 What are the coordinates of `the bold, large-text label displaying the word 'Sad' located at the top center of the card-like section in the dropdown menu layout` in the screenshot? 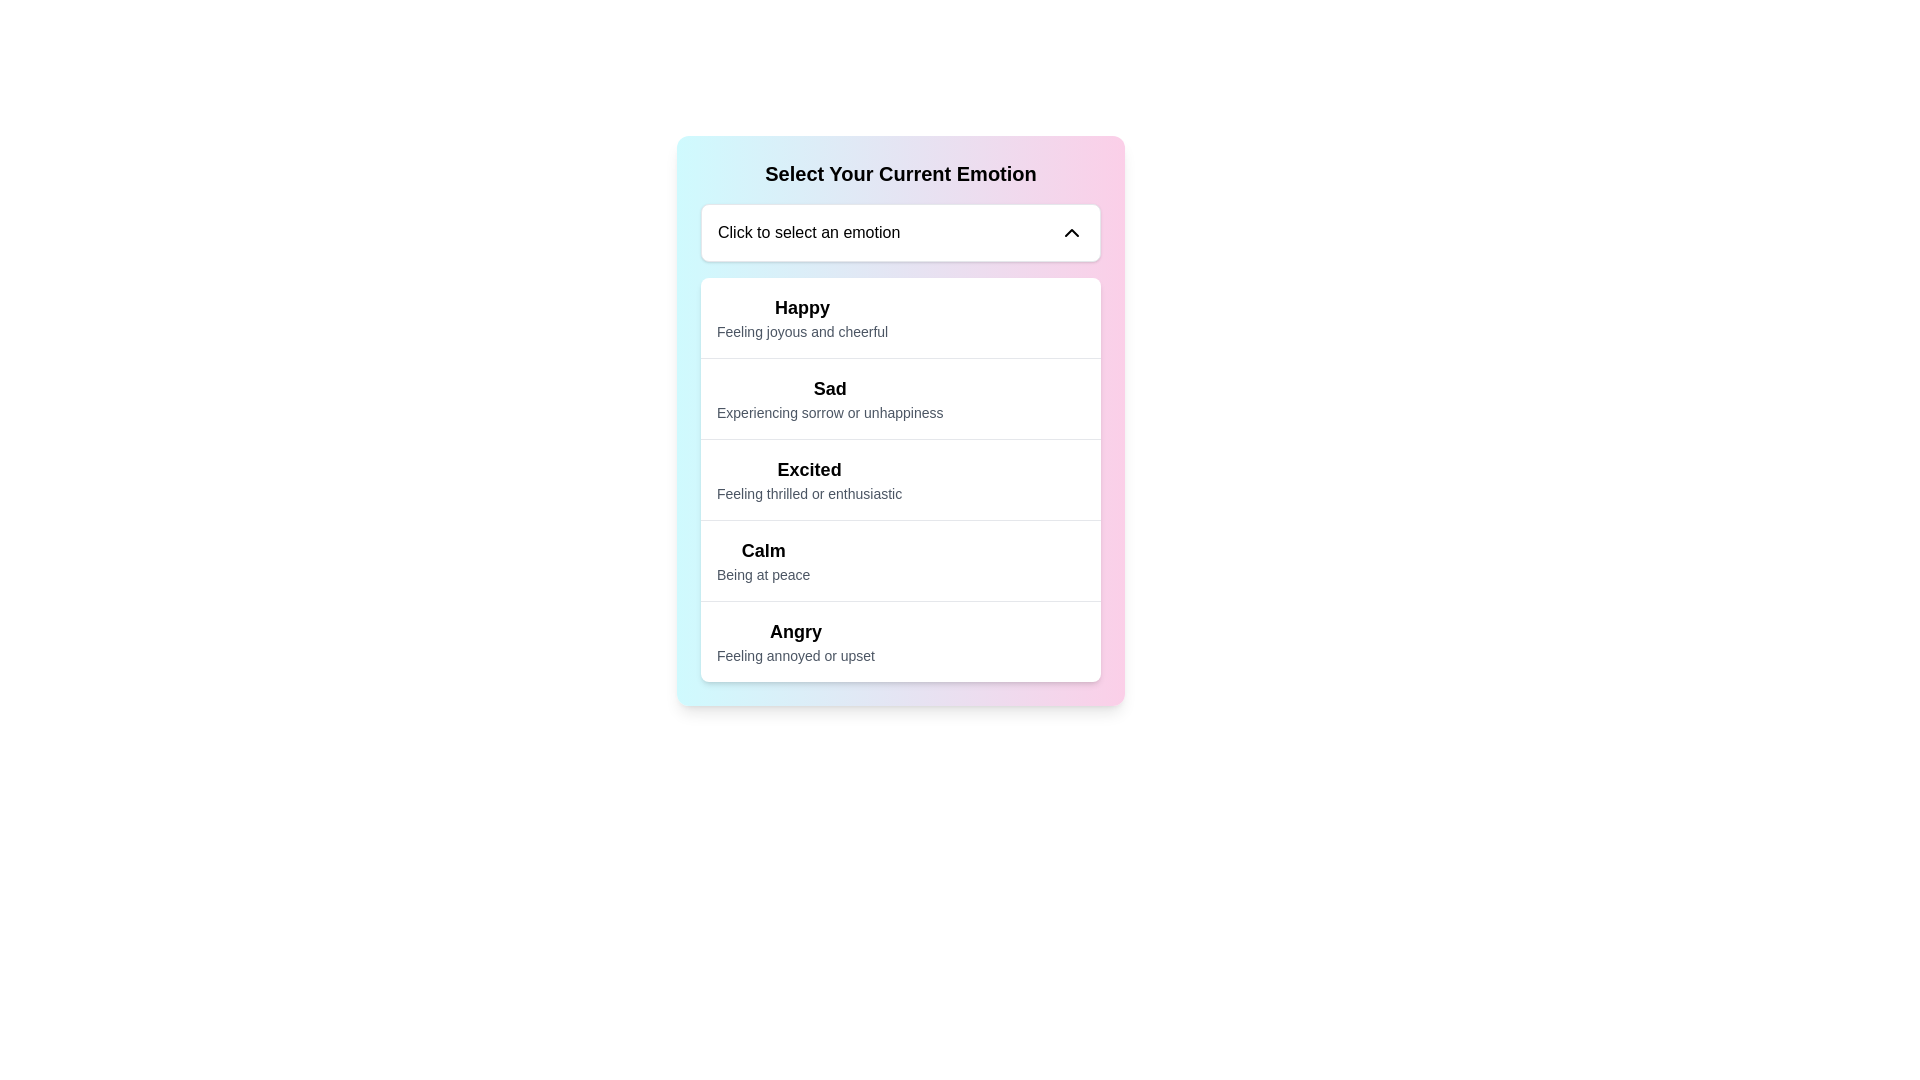 It's located at (830, 389).